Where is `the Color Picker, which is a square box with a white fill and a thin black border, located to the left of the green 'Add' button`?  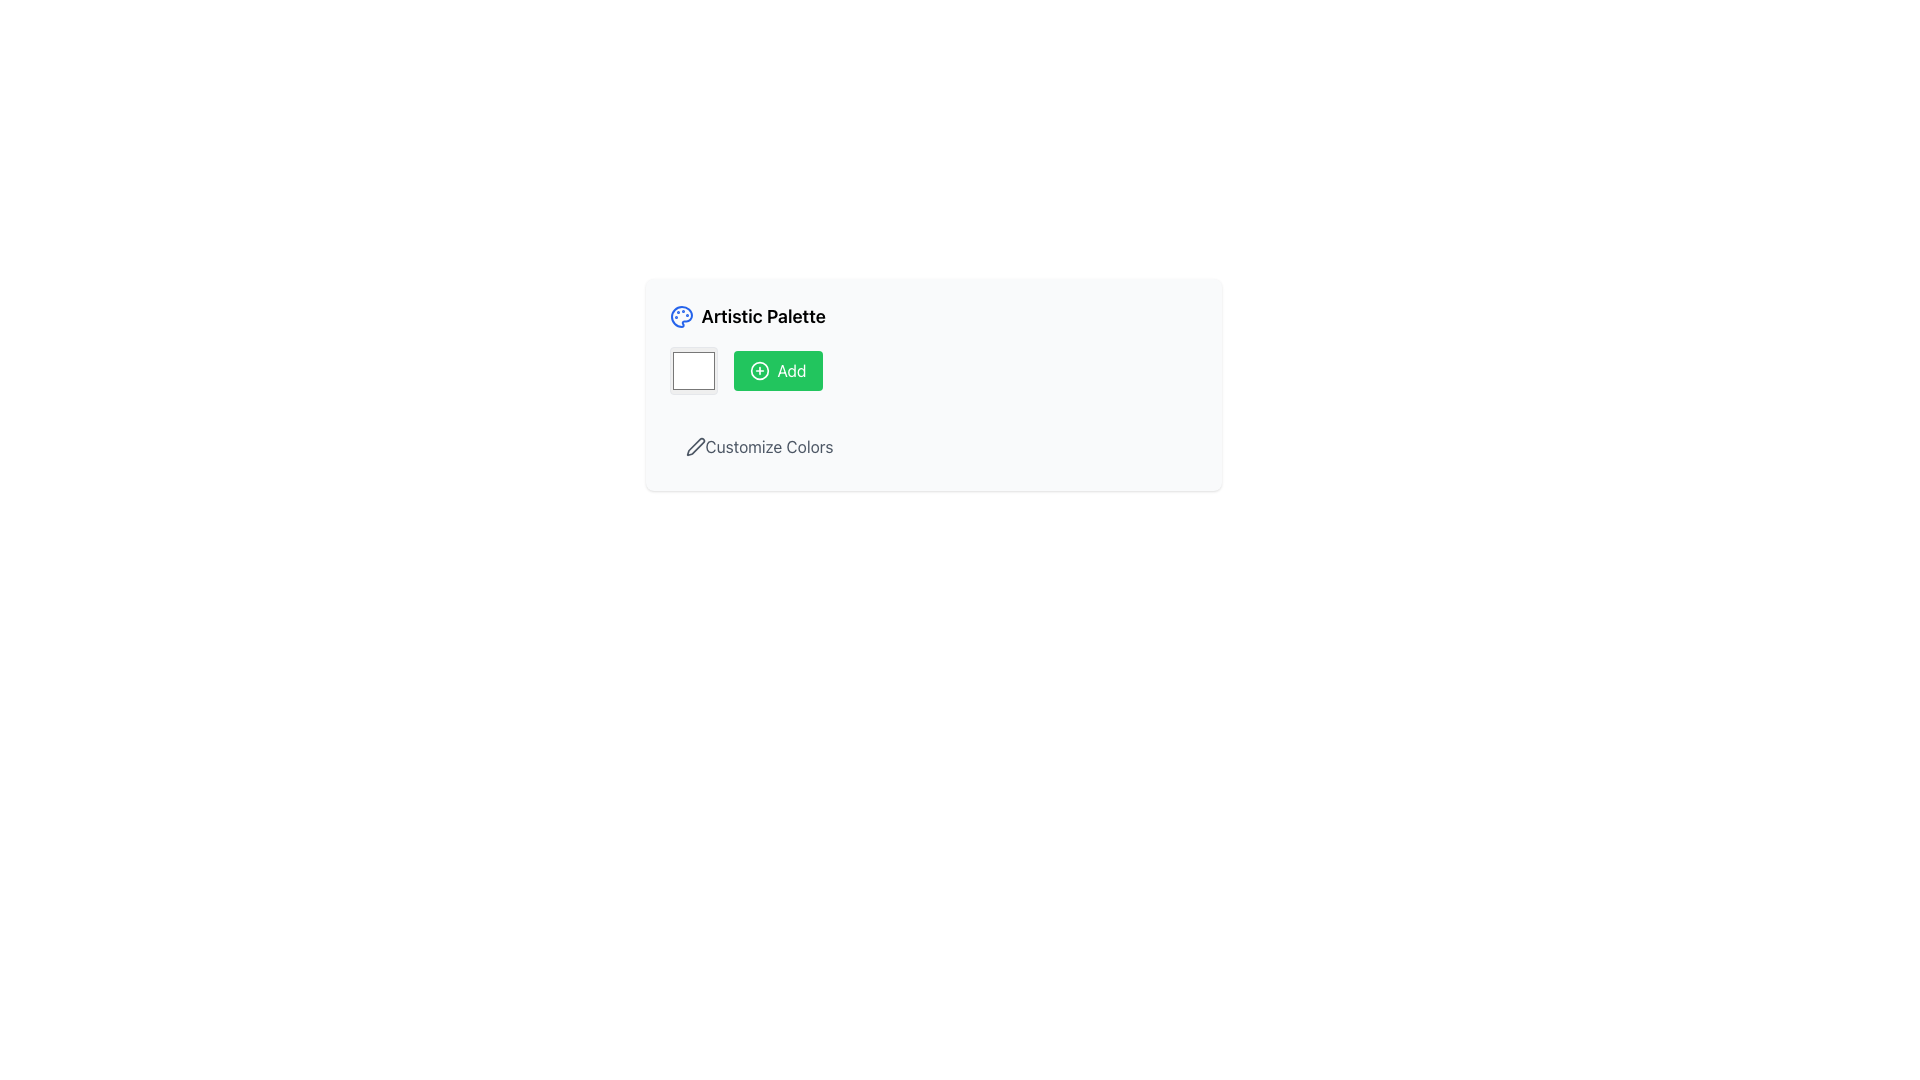 the Color Picker, which is a square box with a white fill and a thin black border, located to the left of the green 'Add' button is located at coordinates (693, 370).